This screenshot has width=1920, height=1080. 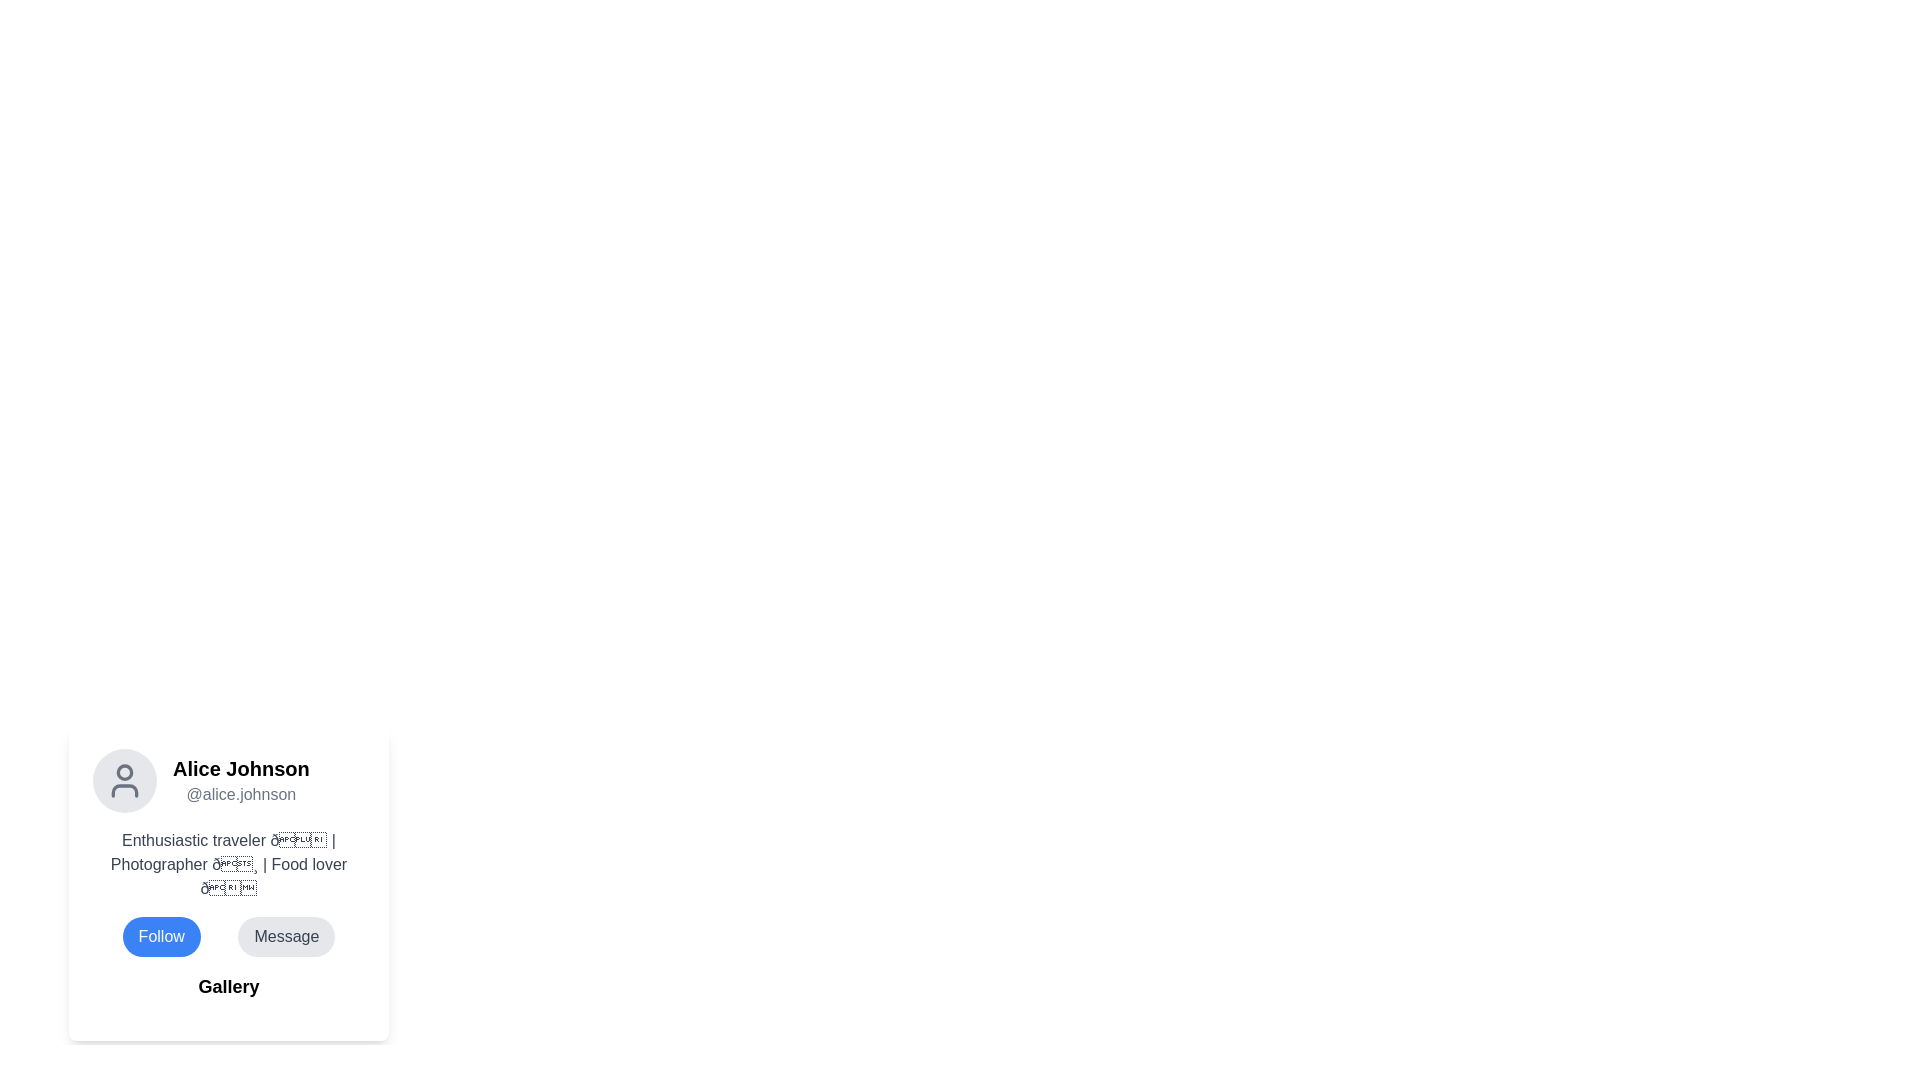 I want to click on the circular element with a grey border located within the user icon graphic, representing part of a person's head near the top of the icon, so click(x=123, y=771).